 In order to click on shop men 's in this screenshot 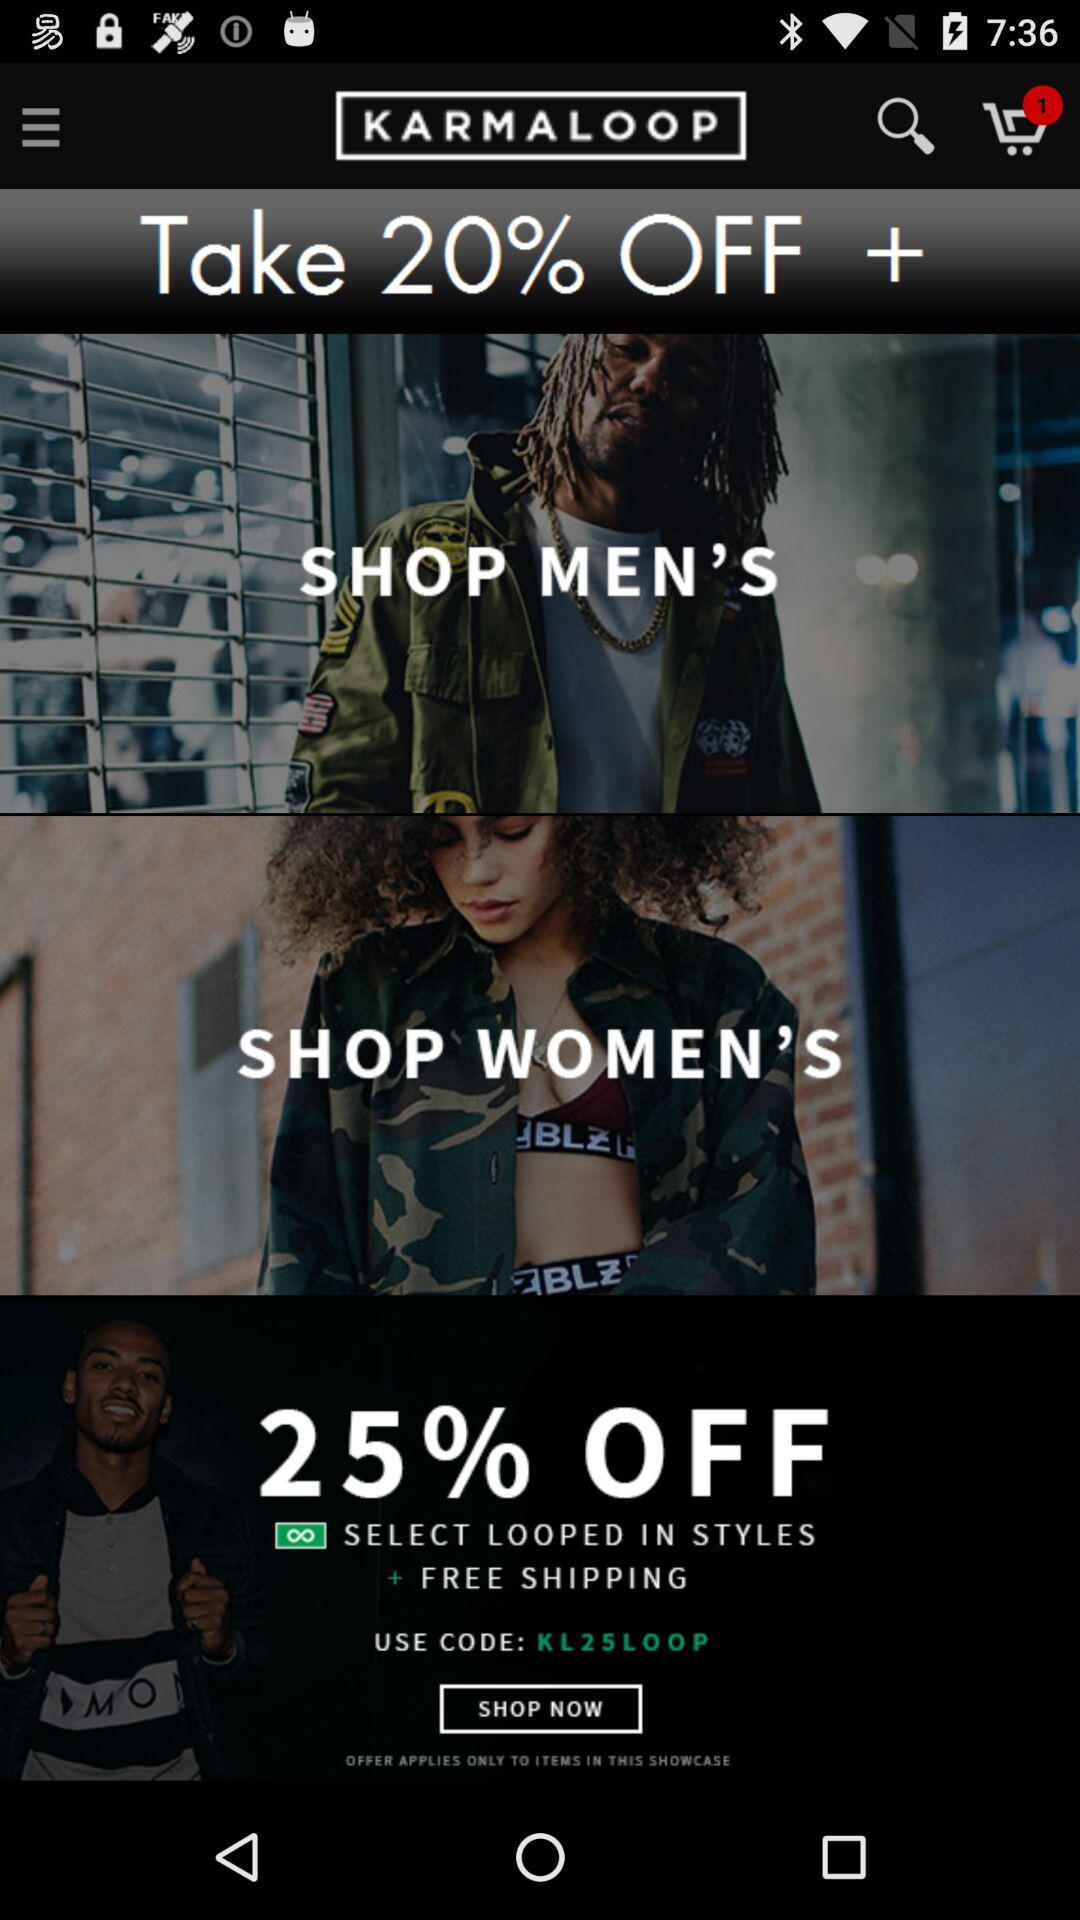, I will do `click(540, 573)`.